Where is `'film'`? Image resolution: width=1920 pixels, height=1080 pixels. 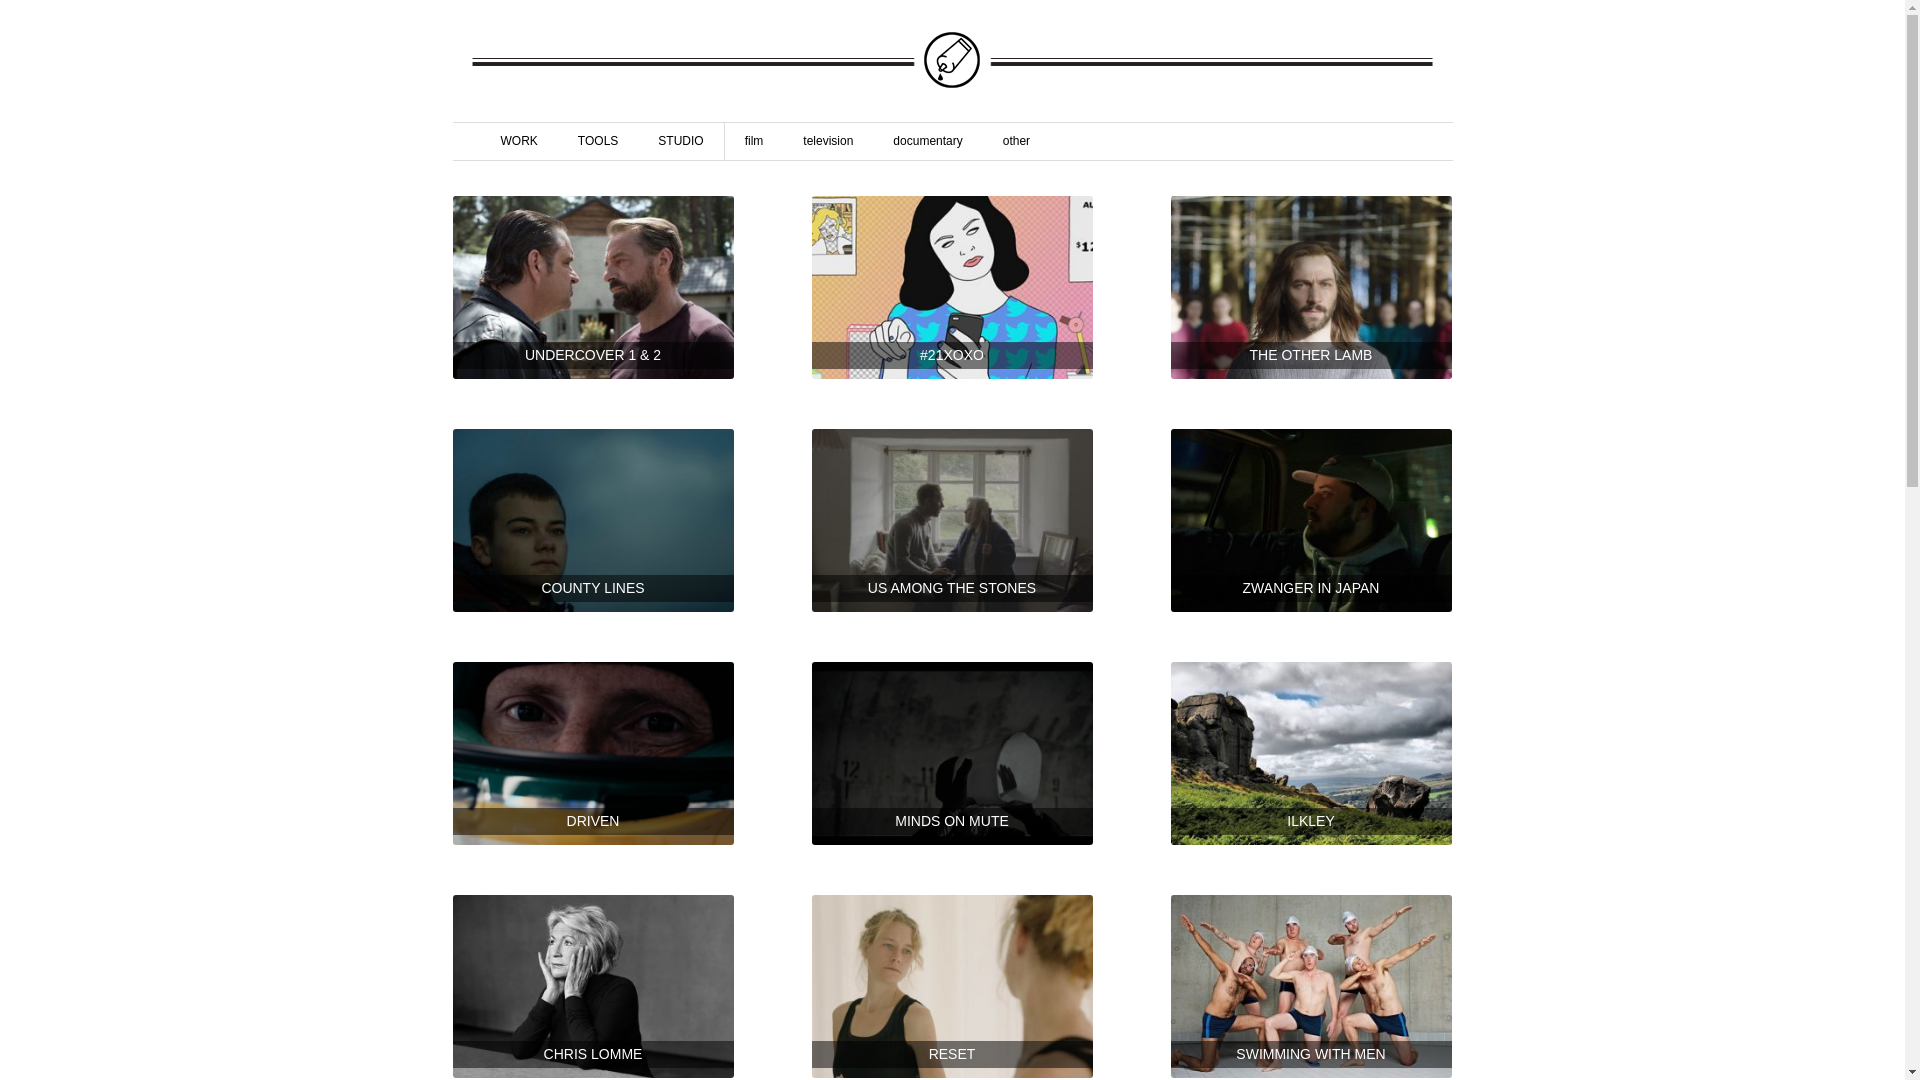
'film' is located at coordinates (753, 140).